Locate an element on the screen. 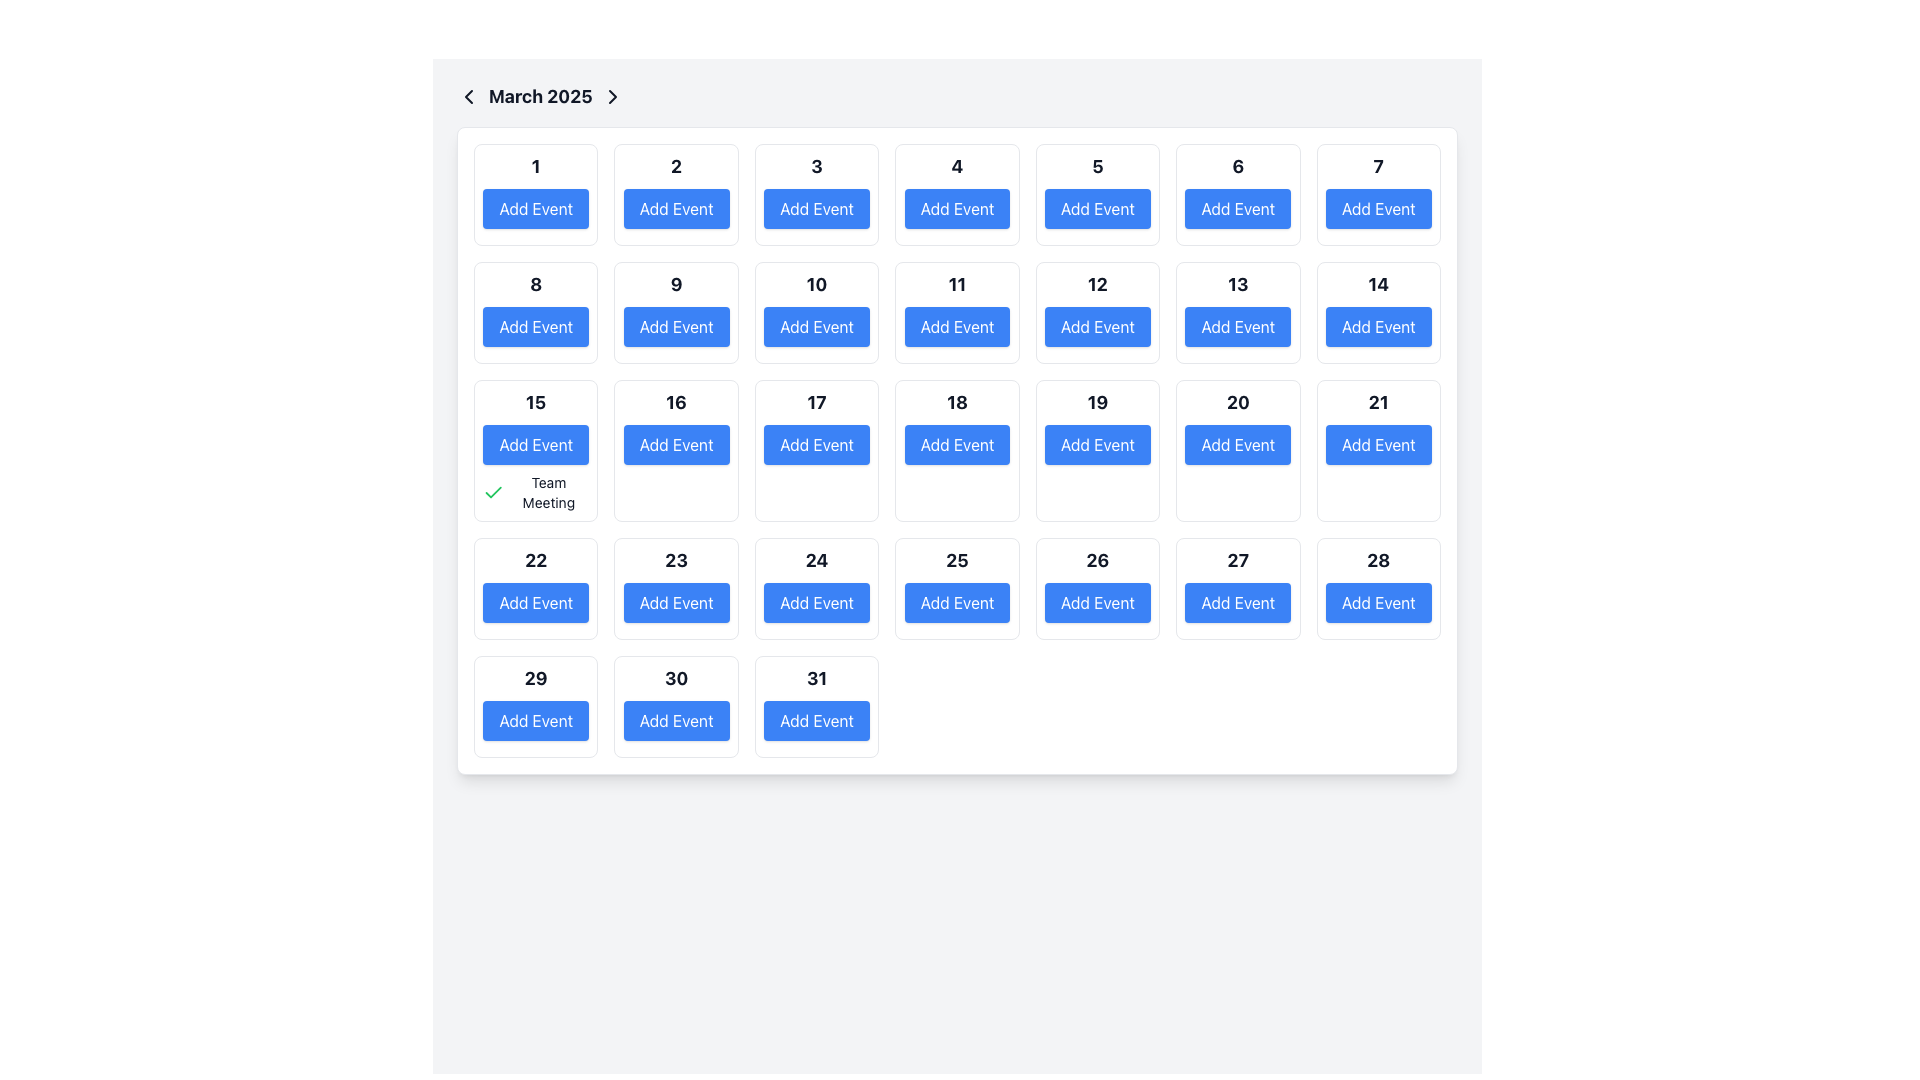 The height and width of the screenshot is (1080, 1920). the button labeled '10' in the calendar interface is located at coordinates (817, 312).